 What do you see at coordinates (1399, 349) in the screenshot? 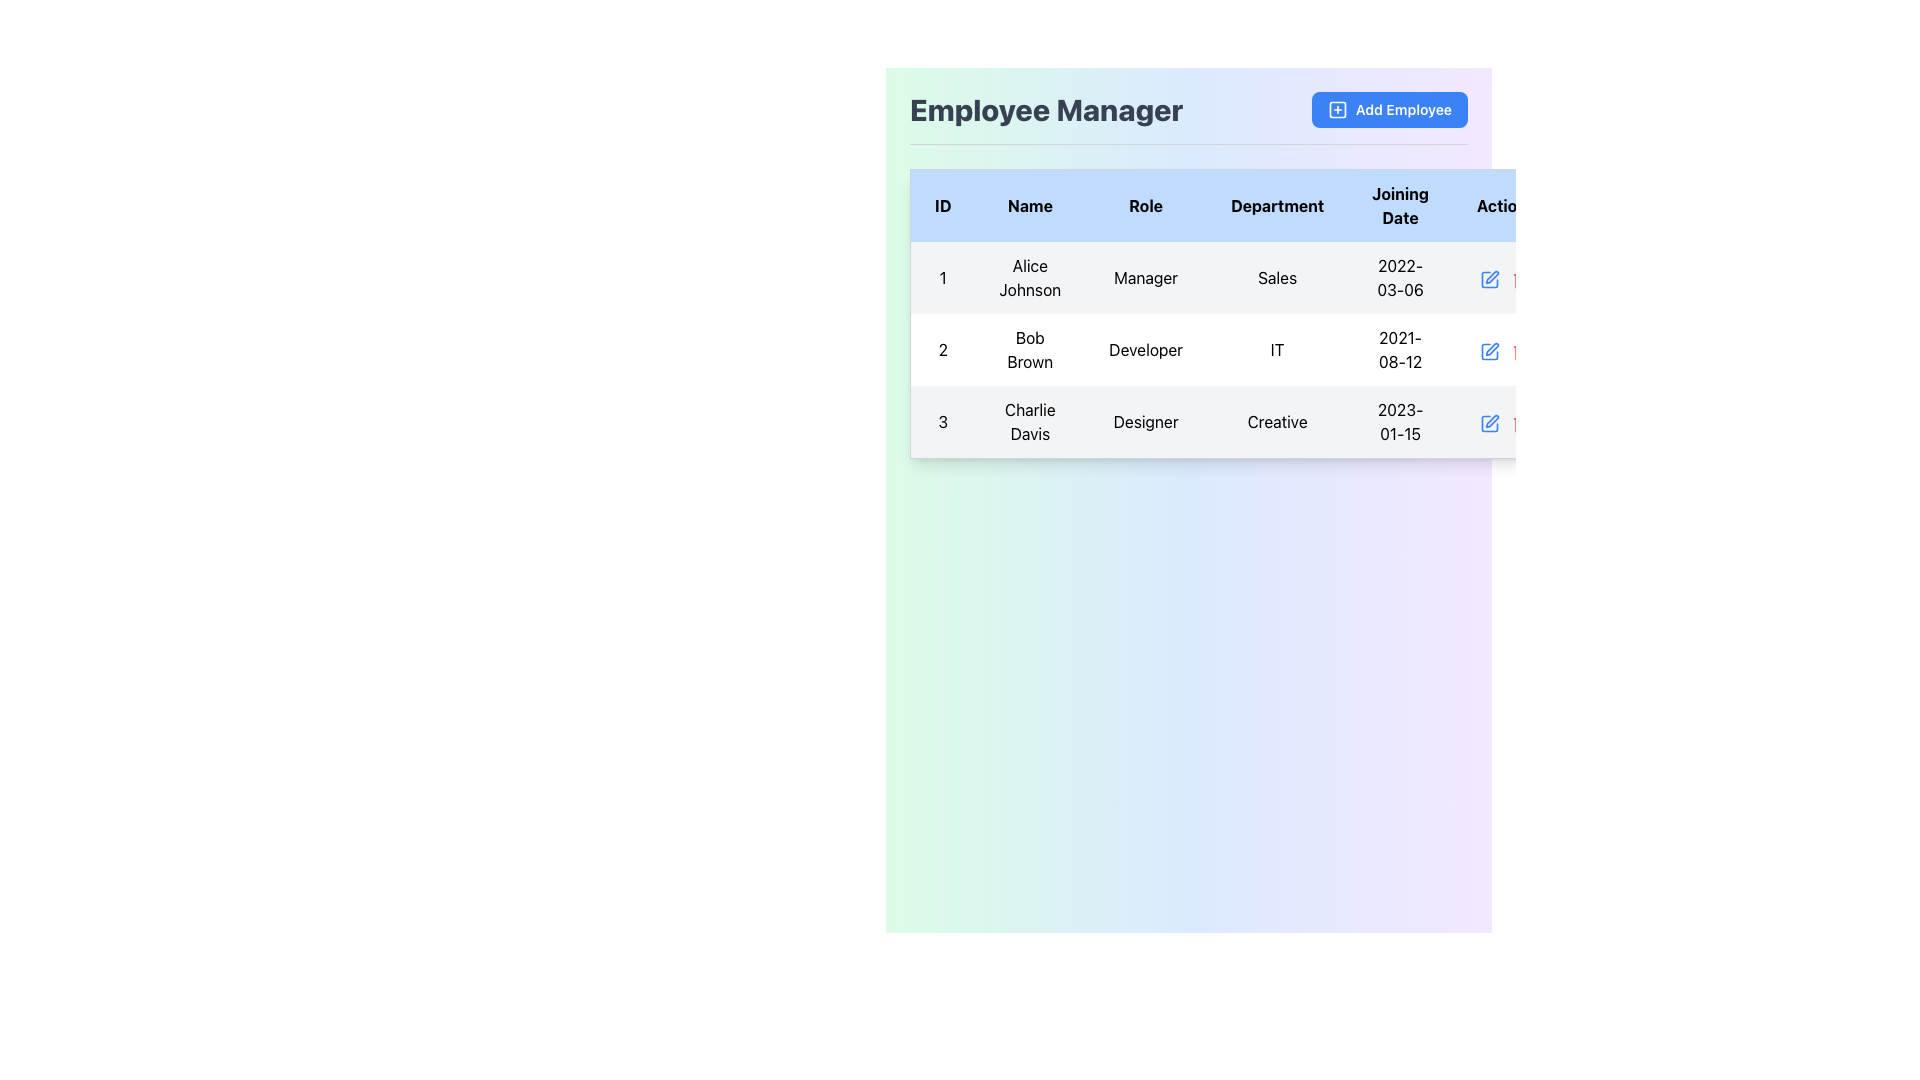
I see `the 'Joining Date' static text element displaying Bob Brown's joining date in the Employee Manager interface, located in the second row of the table` at bounding box center [1399, 349].